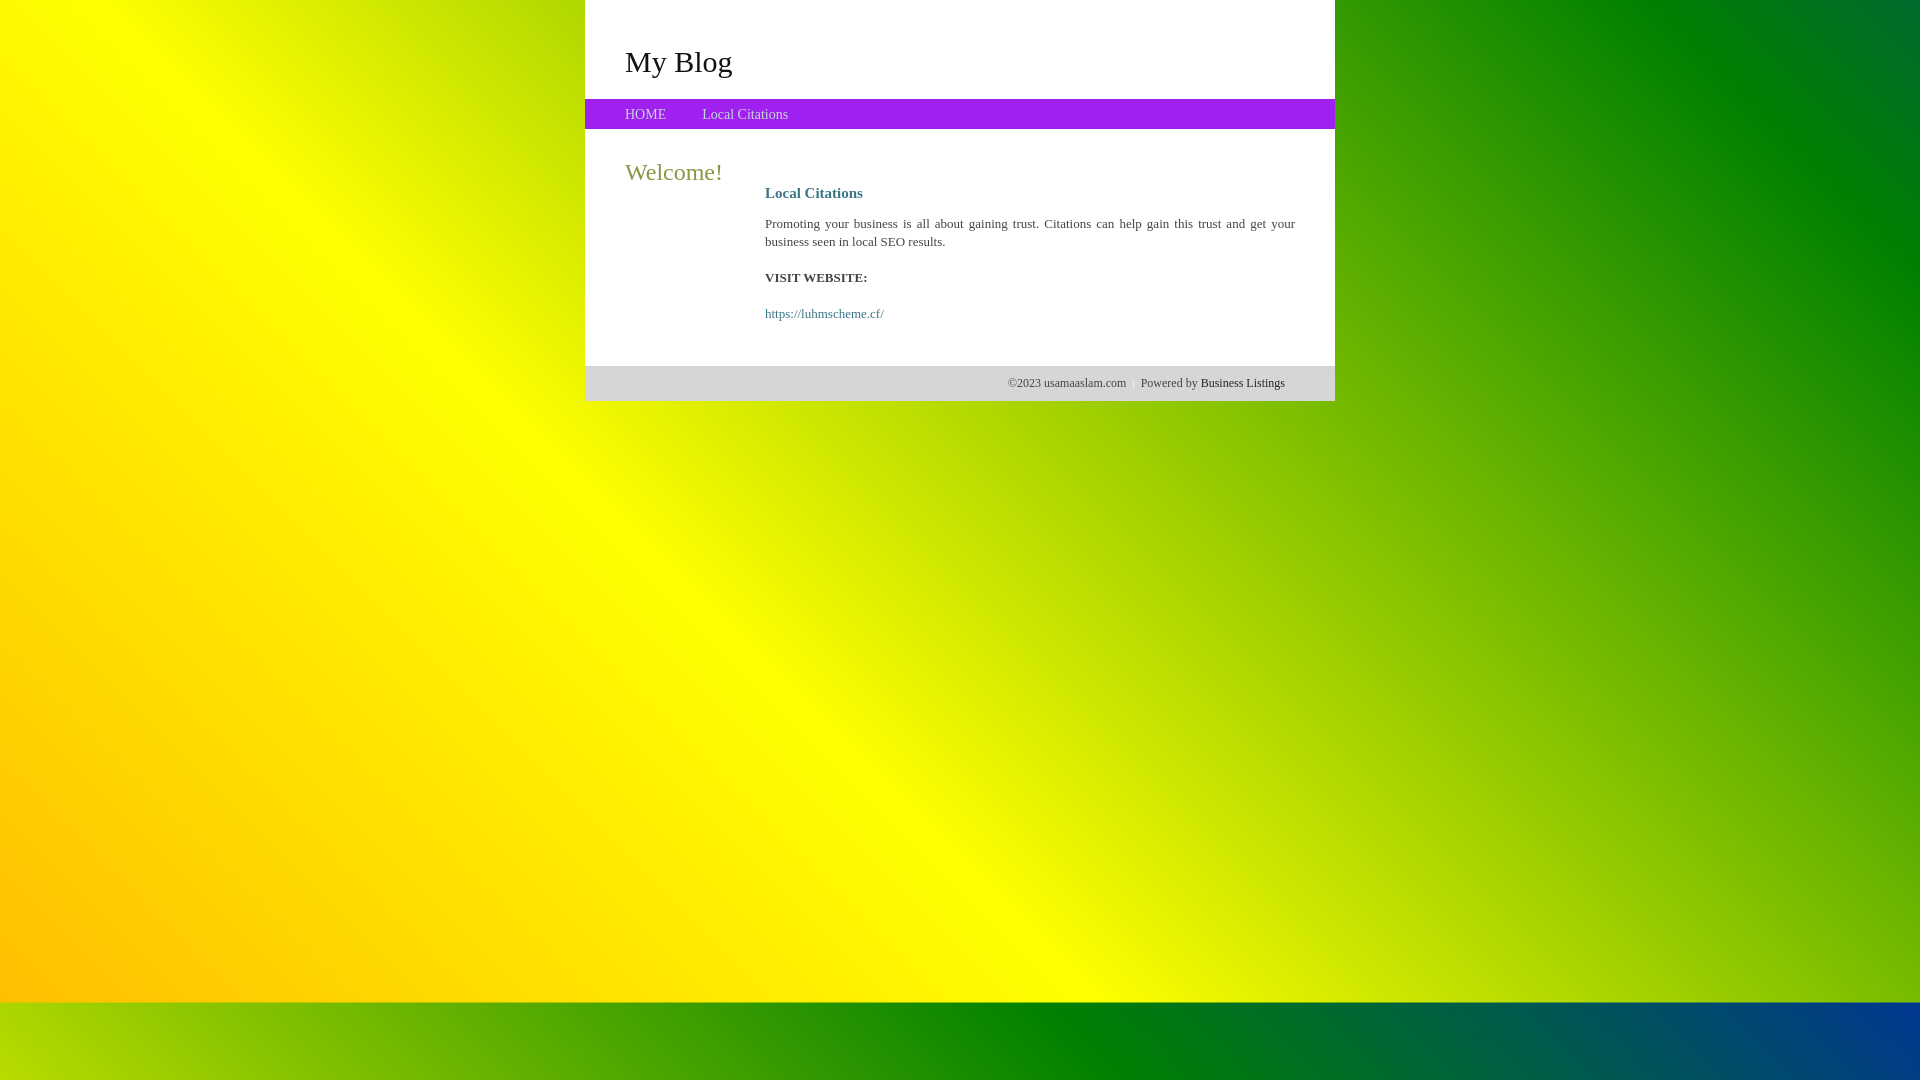 The height and width of the screenshot is (1080, 1920). What do you see at coordinates (1242, 382) in the screenshot?
I see `'Business Listings'` at bounding box center [1242, 382].